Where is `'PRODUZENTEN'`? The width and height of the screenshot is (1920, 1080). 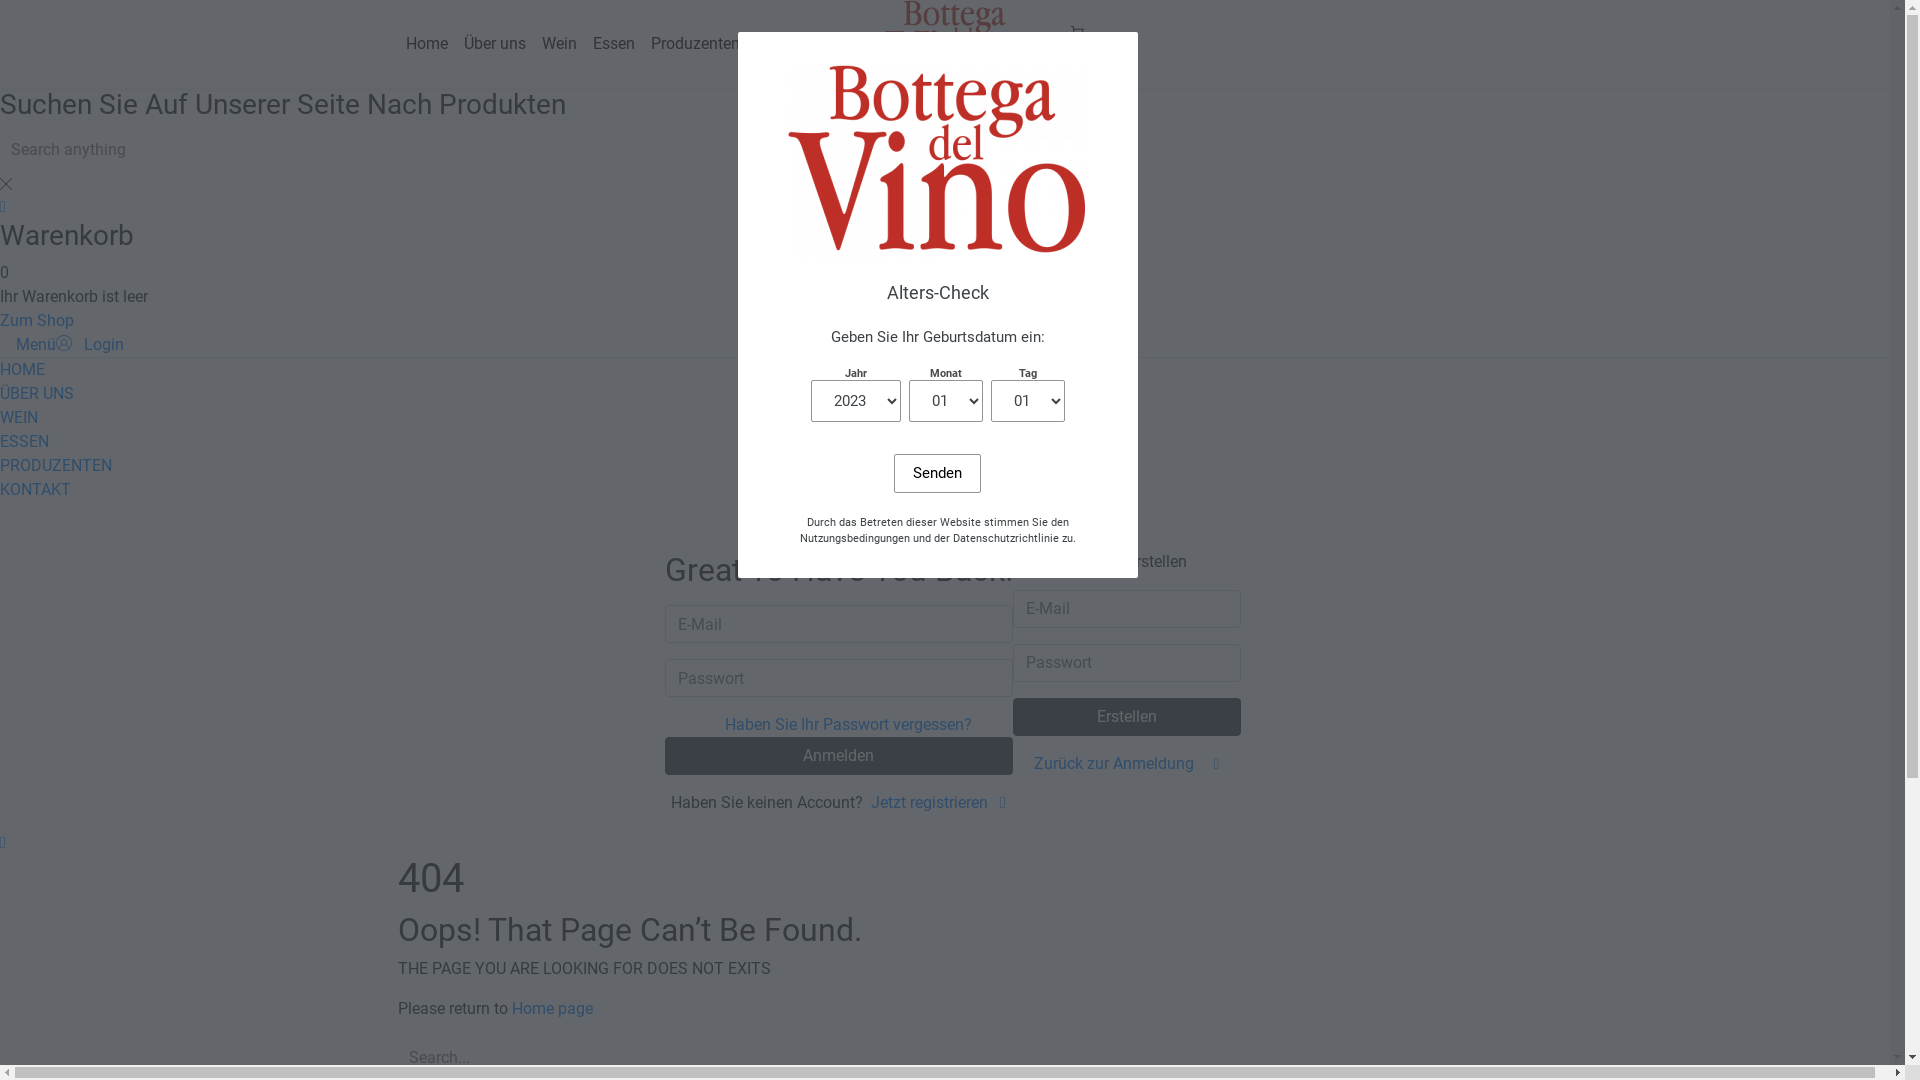
'PRODUZENTEN' is located at coordinates (0, 465).